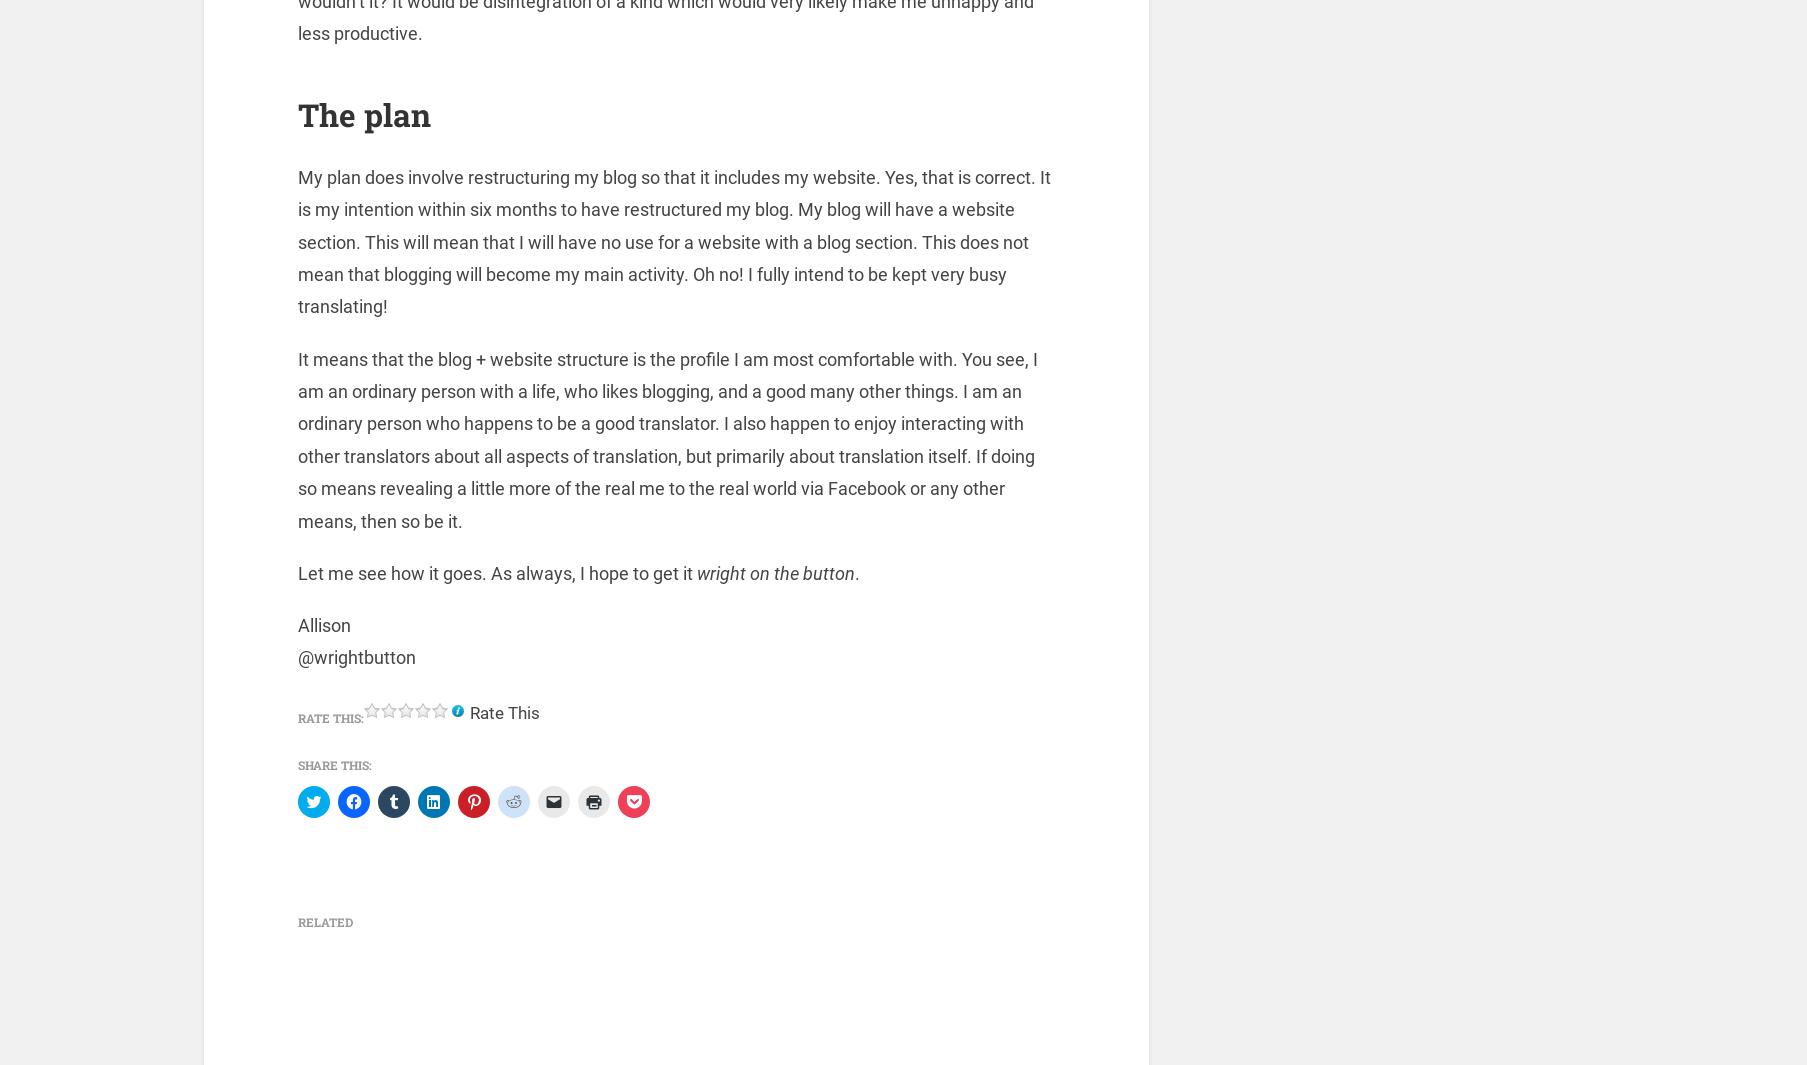 Image resolution: width=1807 pixels, height=1065 pixels. I want to click on 'Rate this:', so click(331, 721).